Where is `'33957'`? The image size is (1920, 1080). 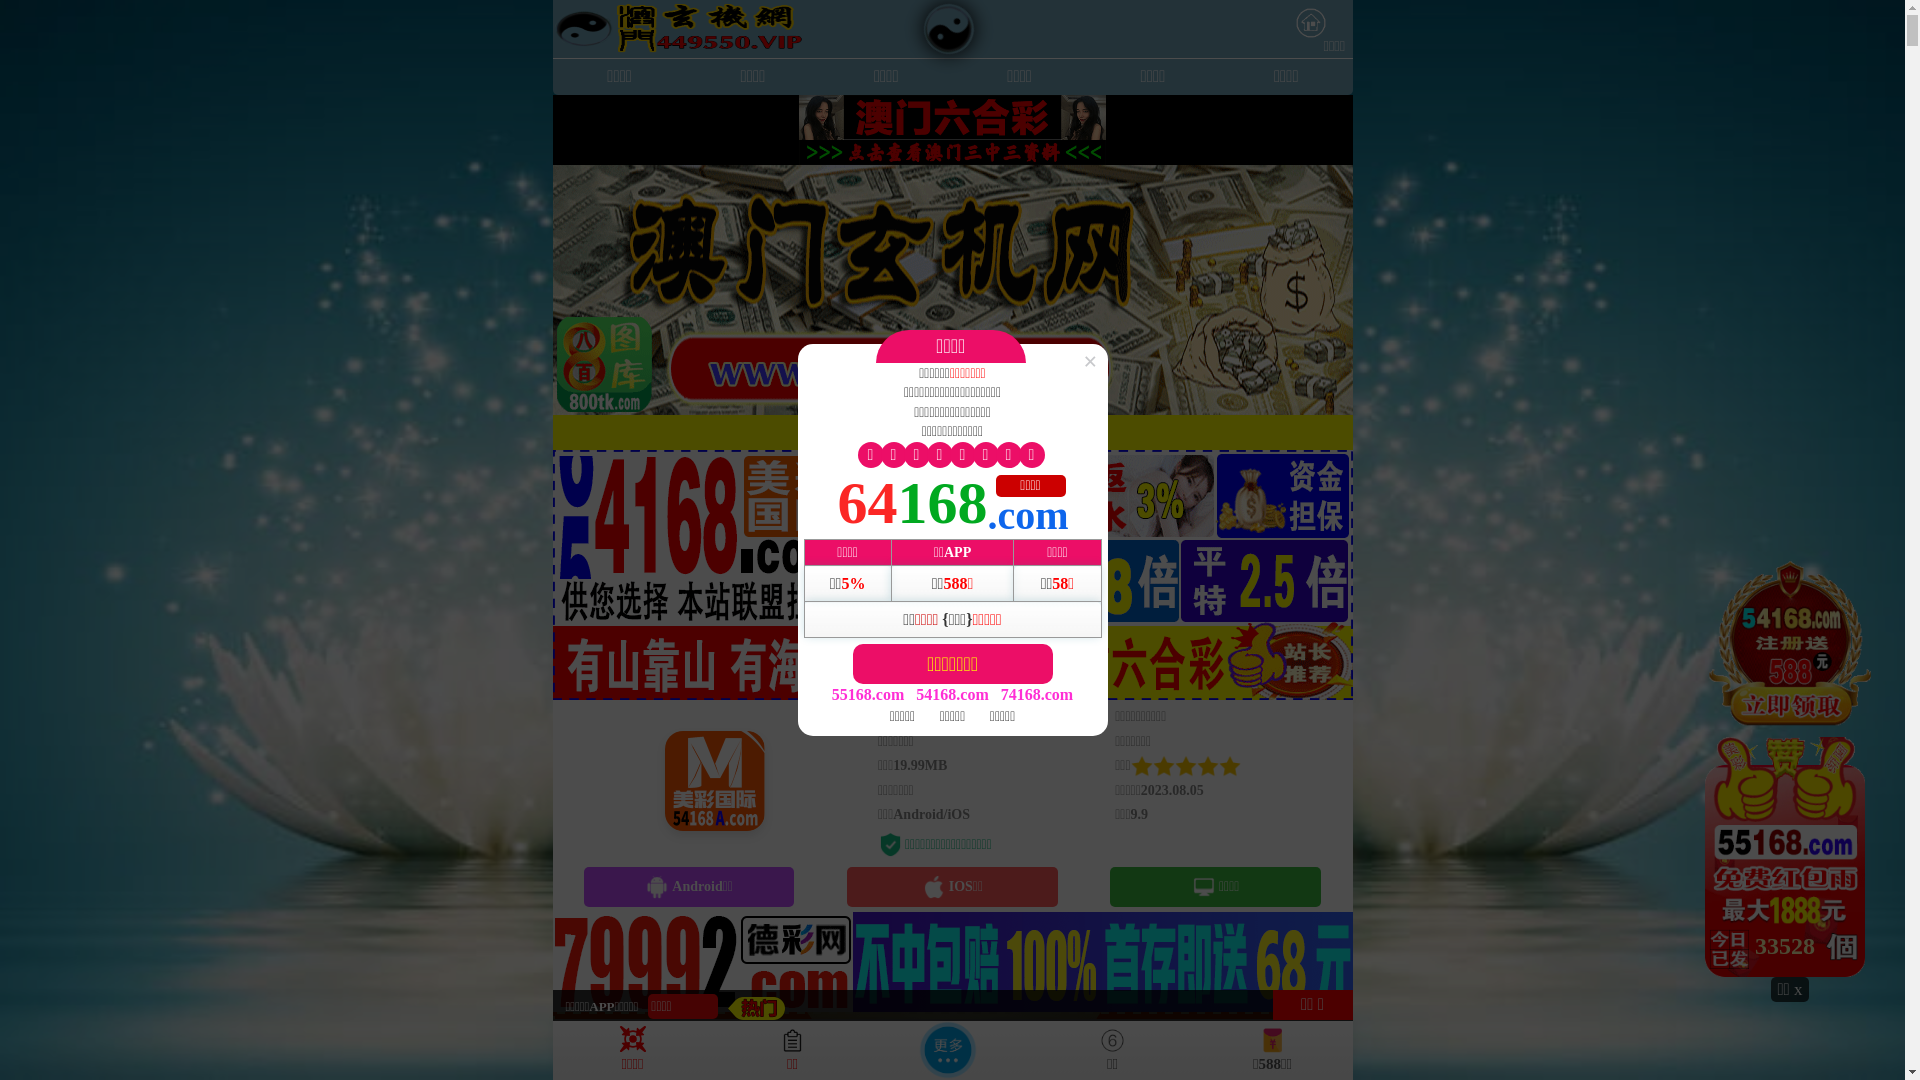 '33957' is located at coordinates (1790, 767).